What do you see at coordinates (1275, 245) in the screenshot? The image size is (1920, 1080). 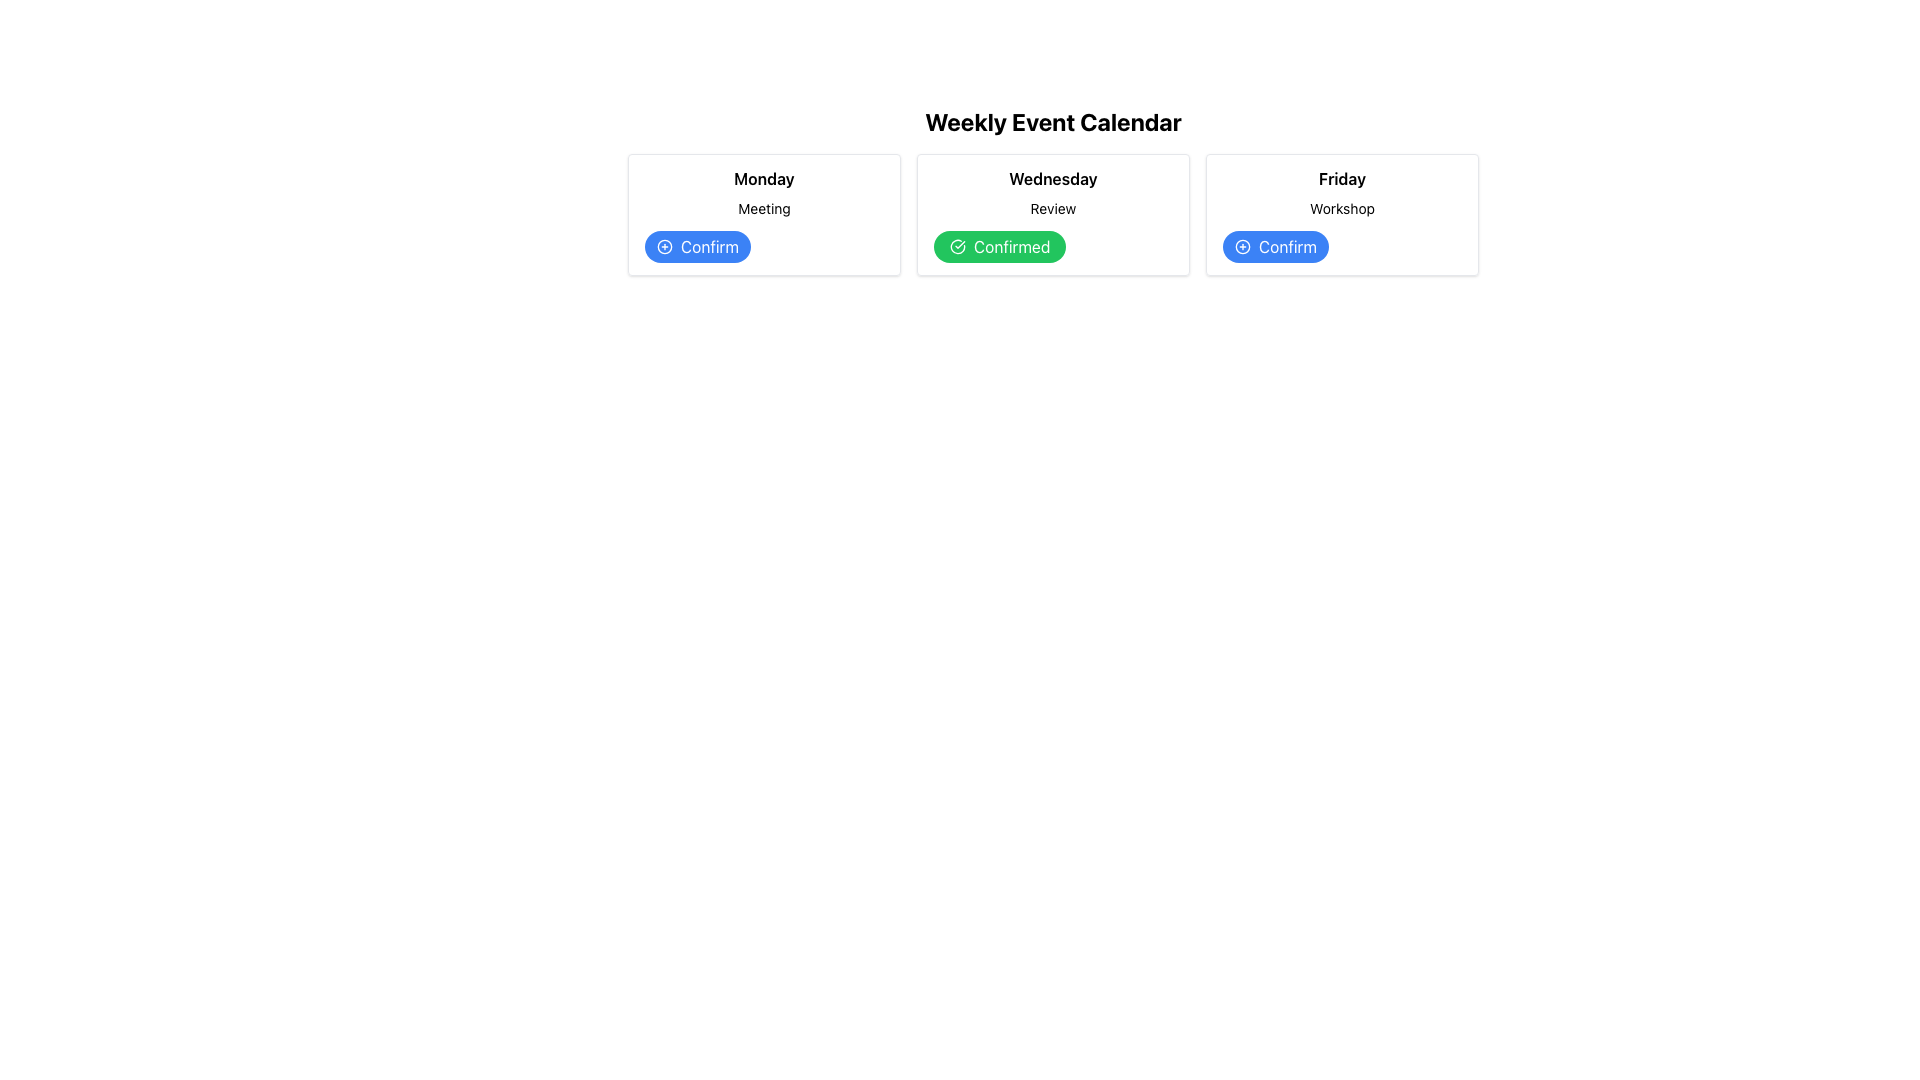 I see `the confirm button for the 'Friday Workshop' activity, which is located at the far right of the horizontal button group in the 'Friday' event section` at bounding box center [1275, 245].